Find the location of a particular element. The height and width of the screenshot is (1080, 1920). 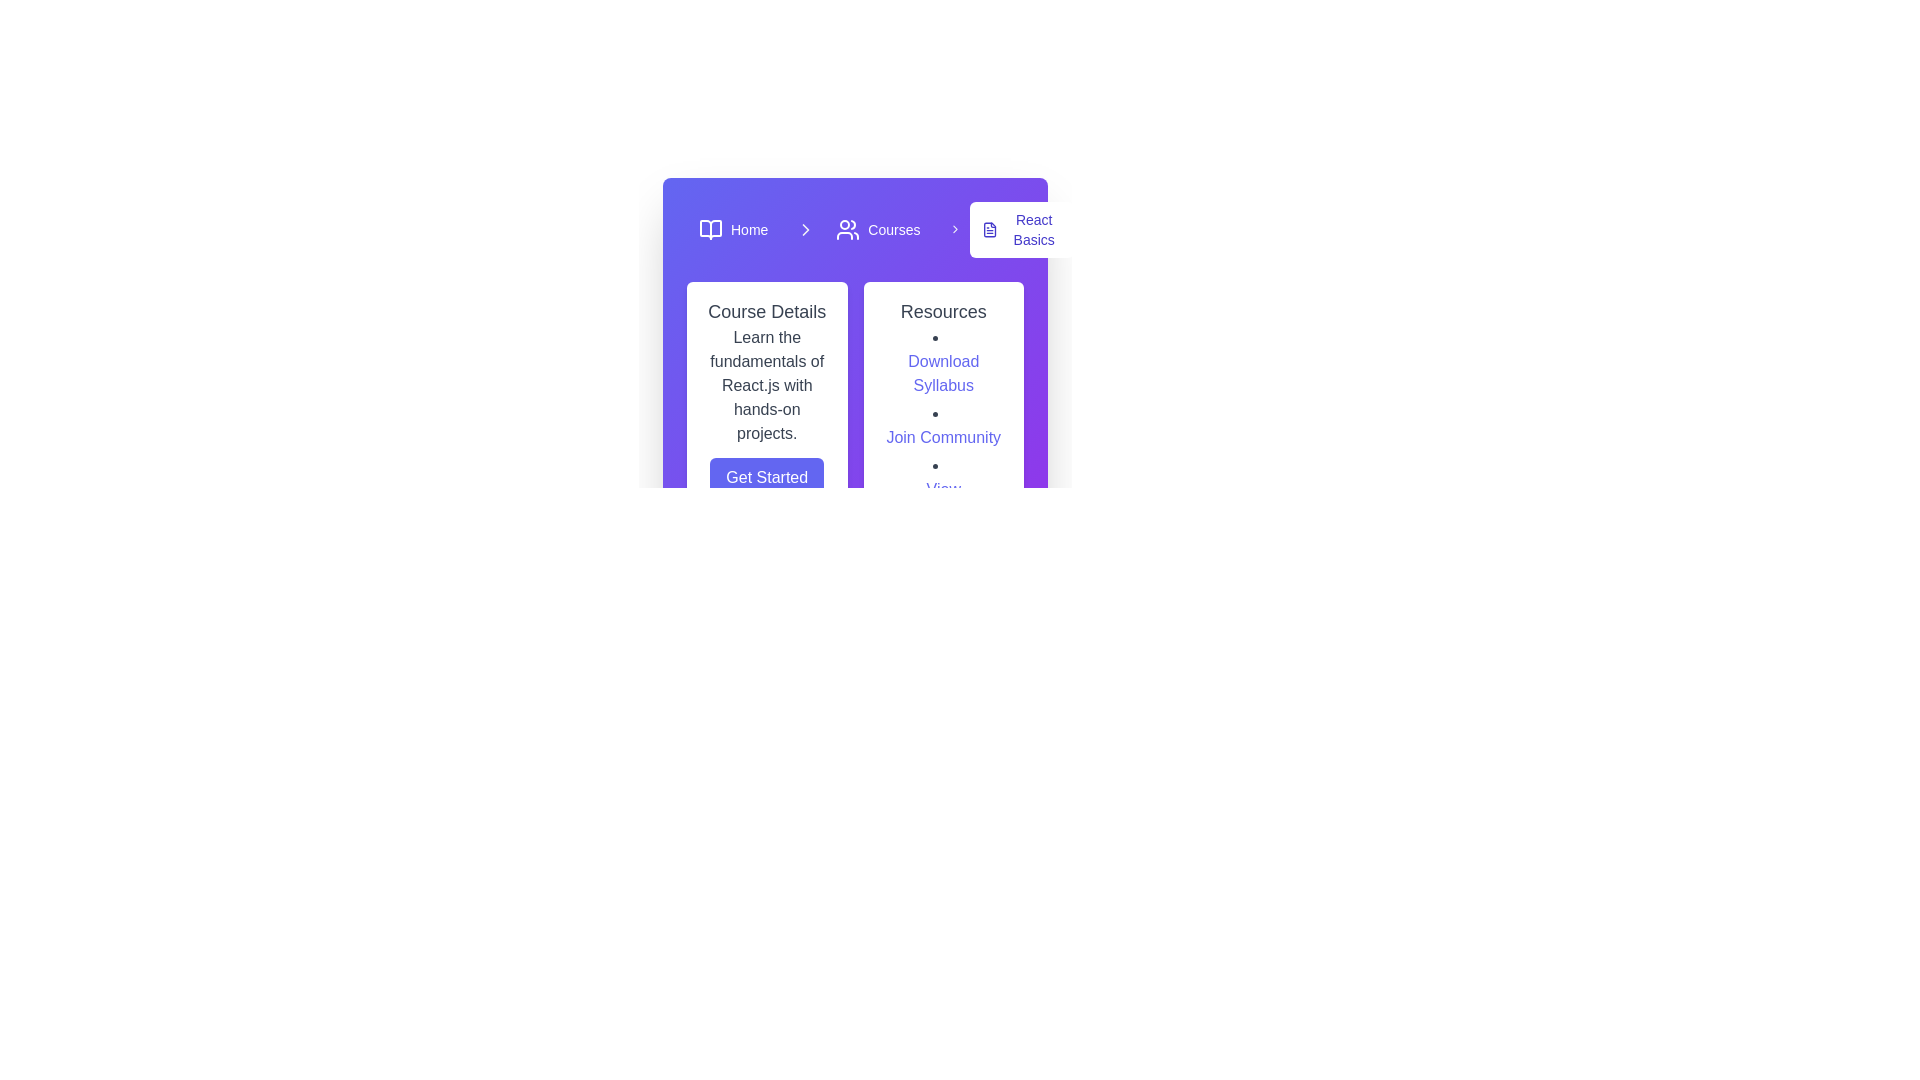

the 'Download Syllabus' hyperlink, which is styled in blue and underlined on hover, located centrally in the 'Resources' section of the right-hand card is located at coordinates (942, 374).